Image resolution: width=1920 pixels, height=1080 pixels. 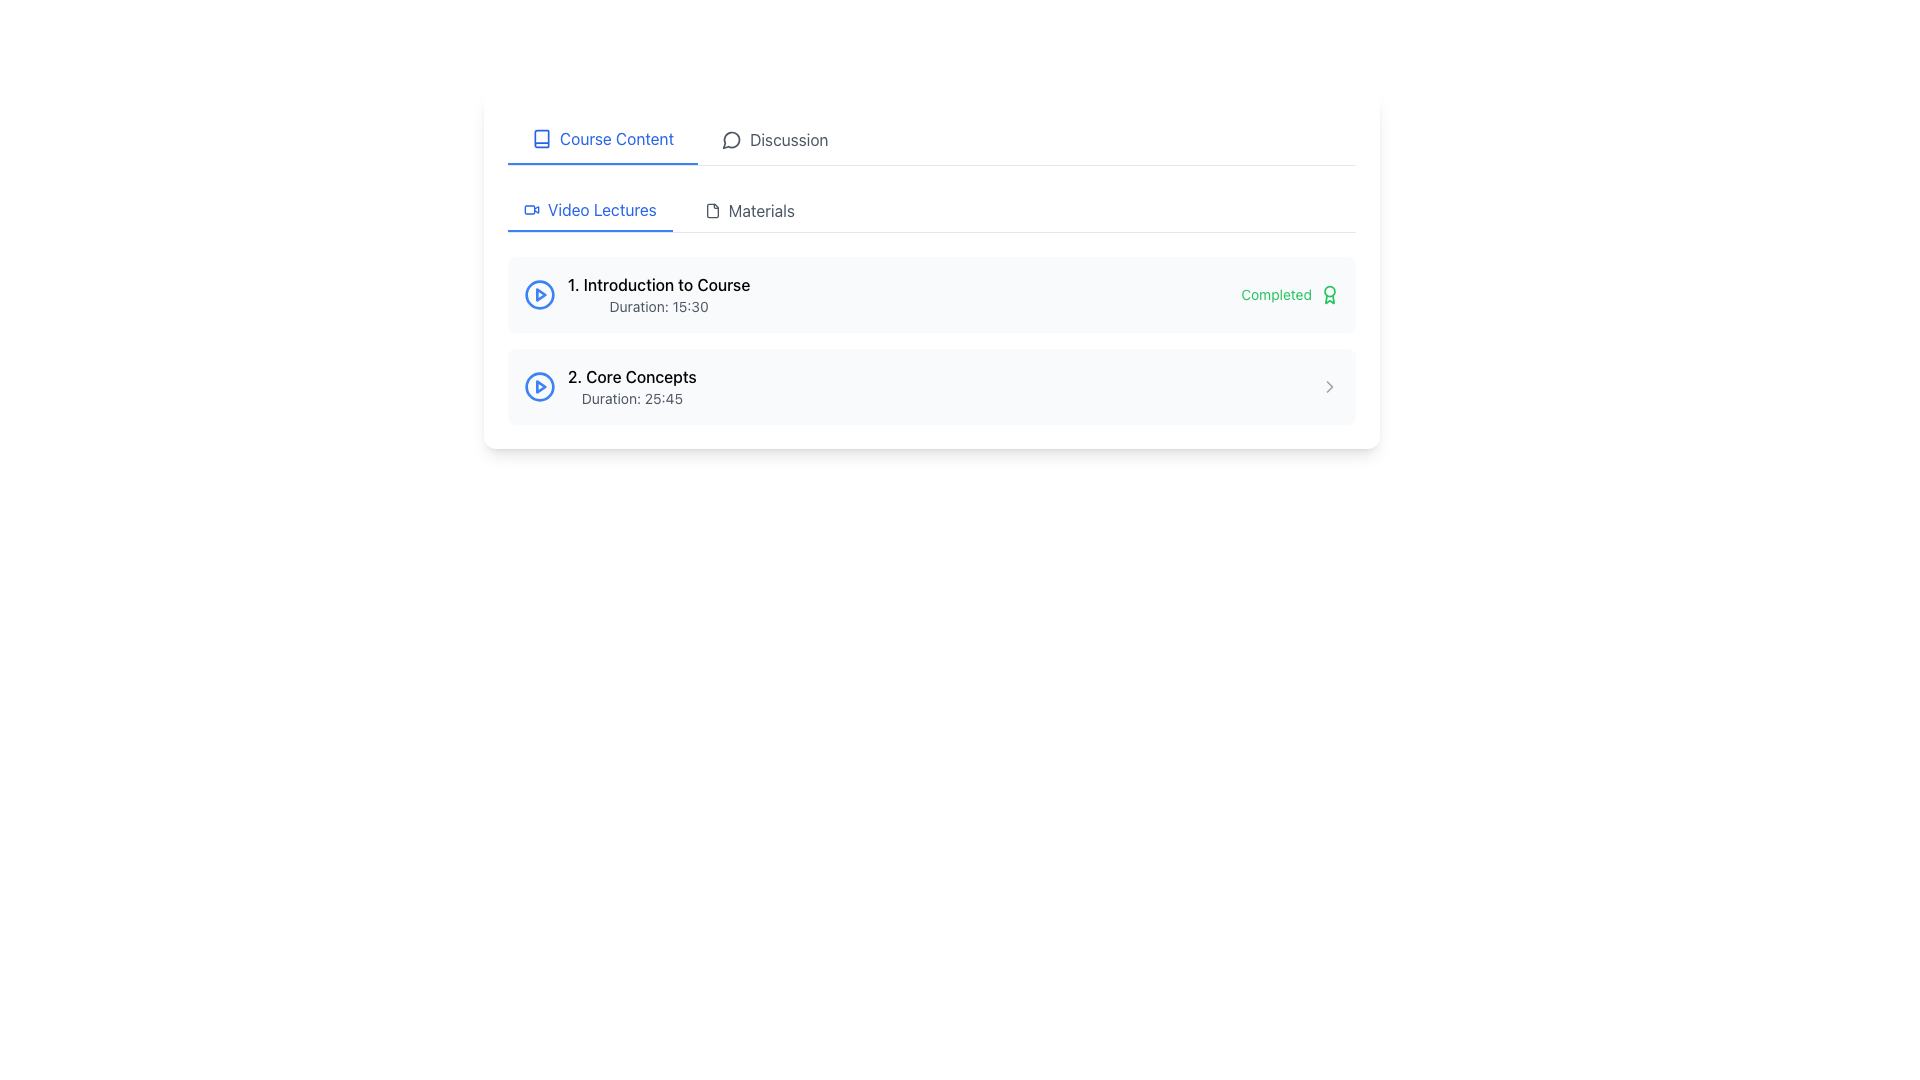 I want to click on the video-related SVG icon that represents 'Video Lectures', positioned to the left of the label text, so click(x=532, y=209).